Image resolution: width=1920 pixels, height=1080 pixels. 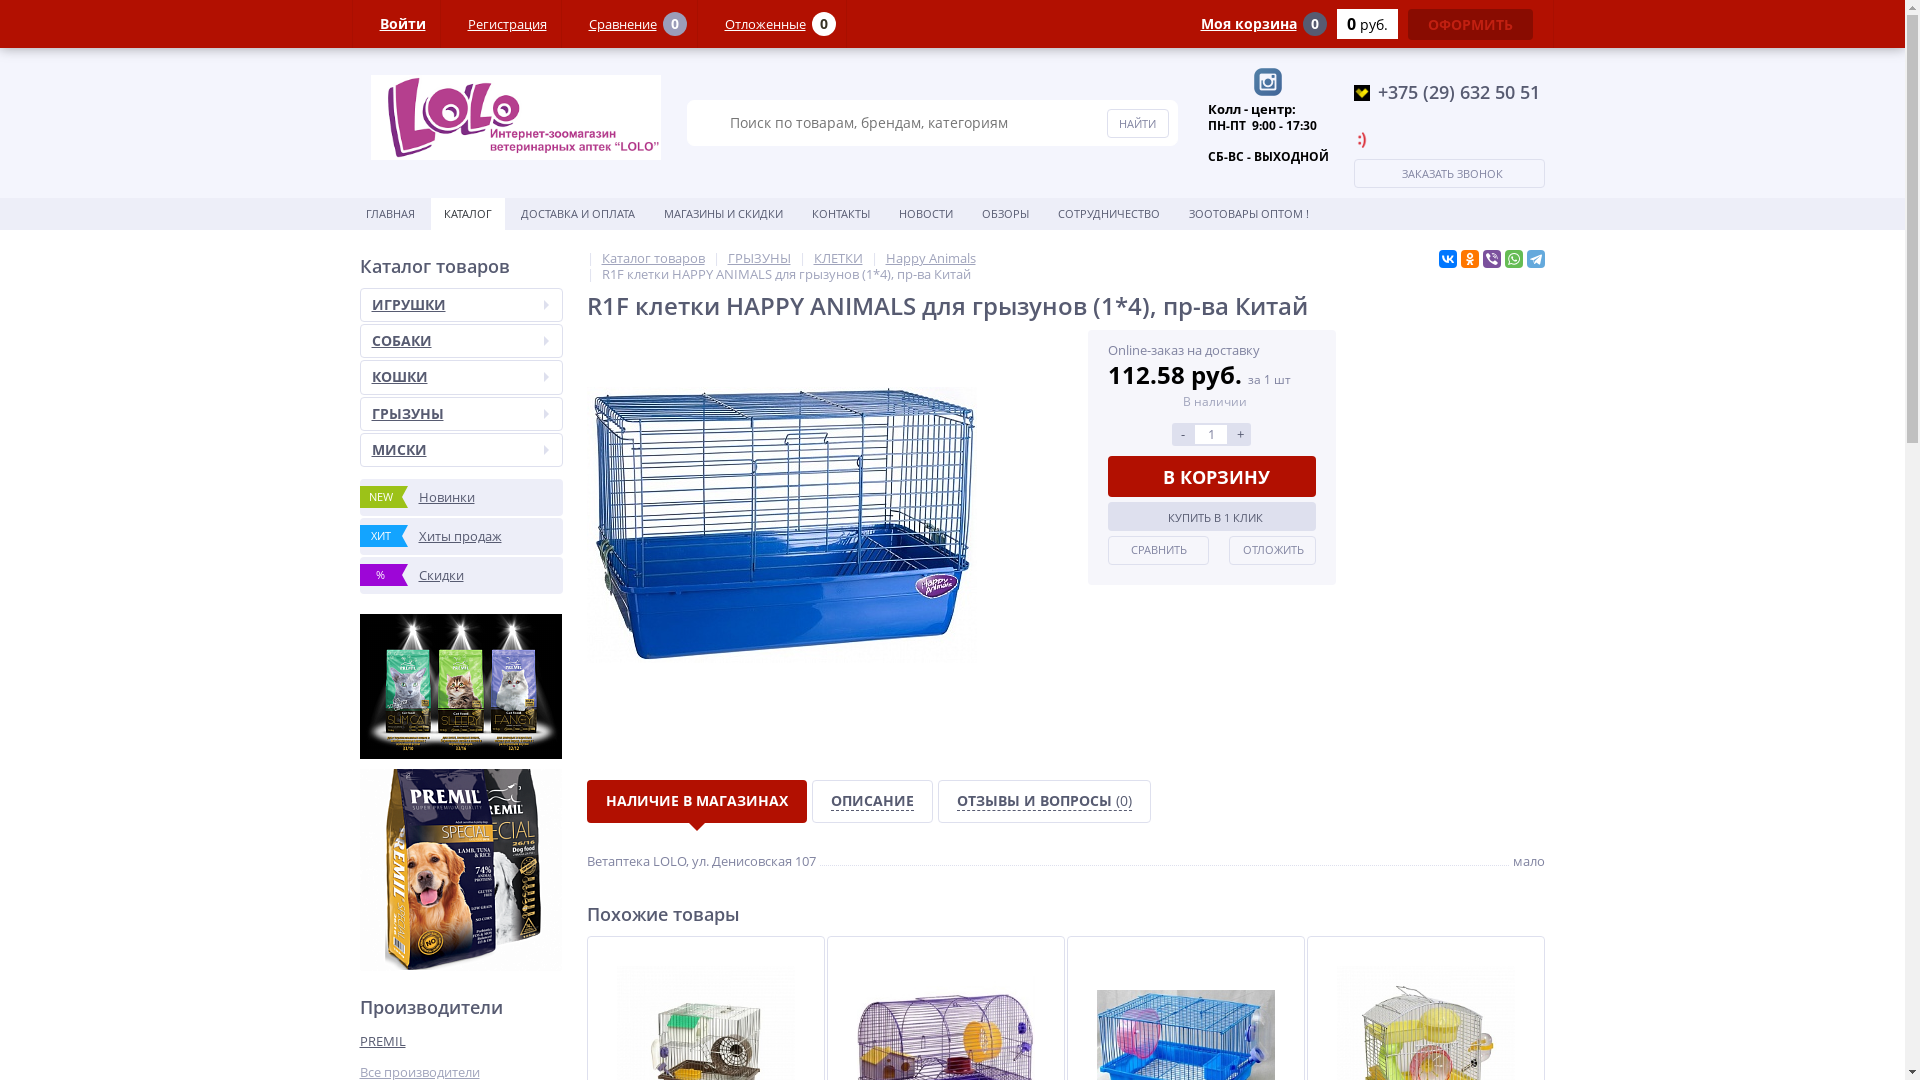 What do you see at coordinates (1491, 257) in the screenshot?
I see `'Viber'` at bounding box center [1491, 257].